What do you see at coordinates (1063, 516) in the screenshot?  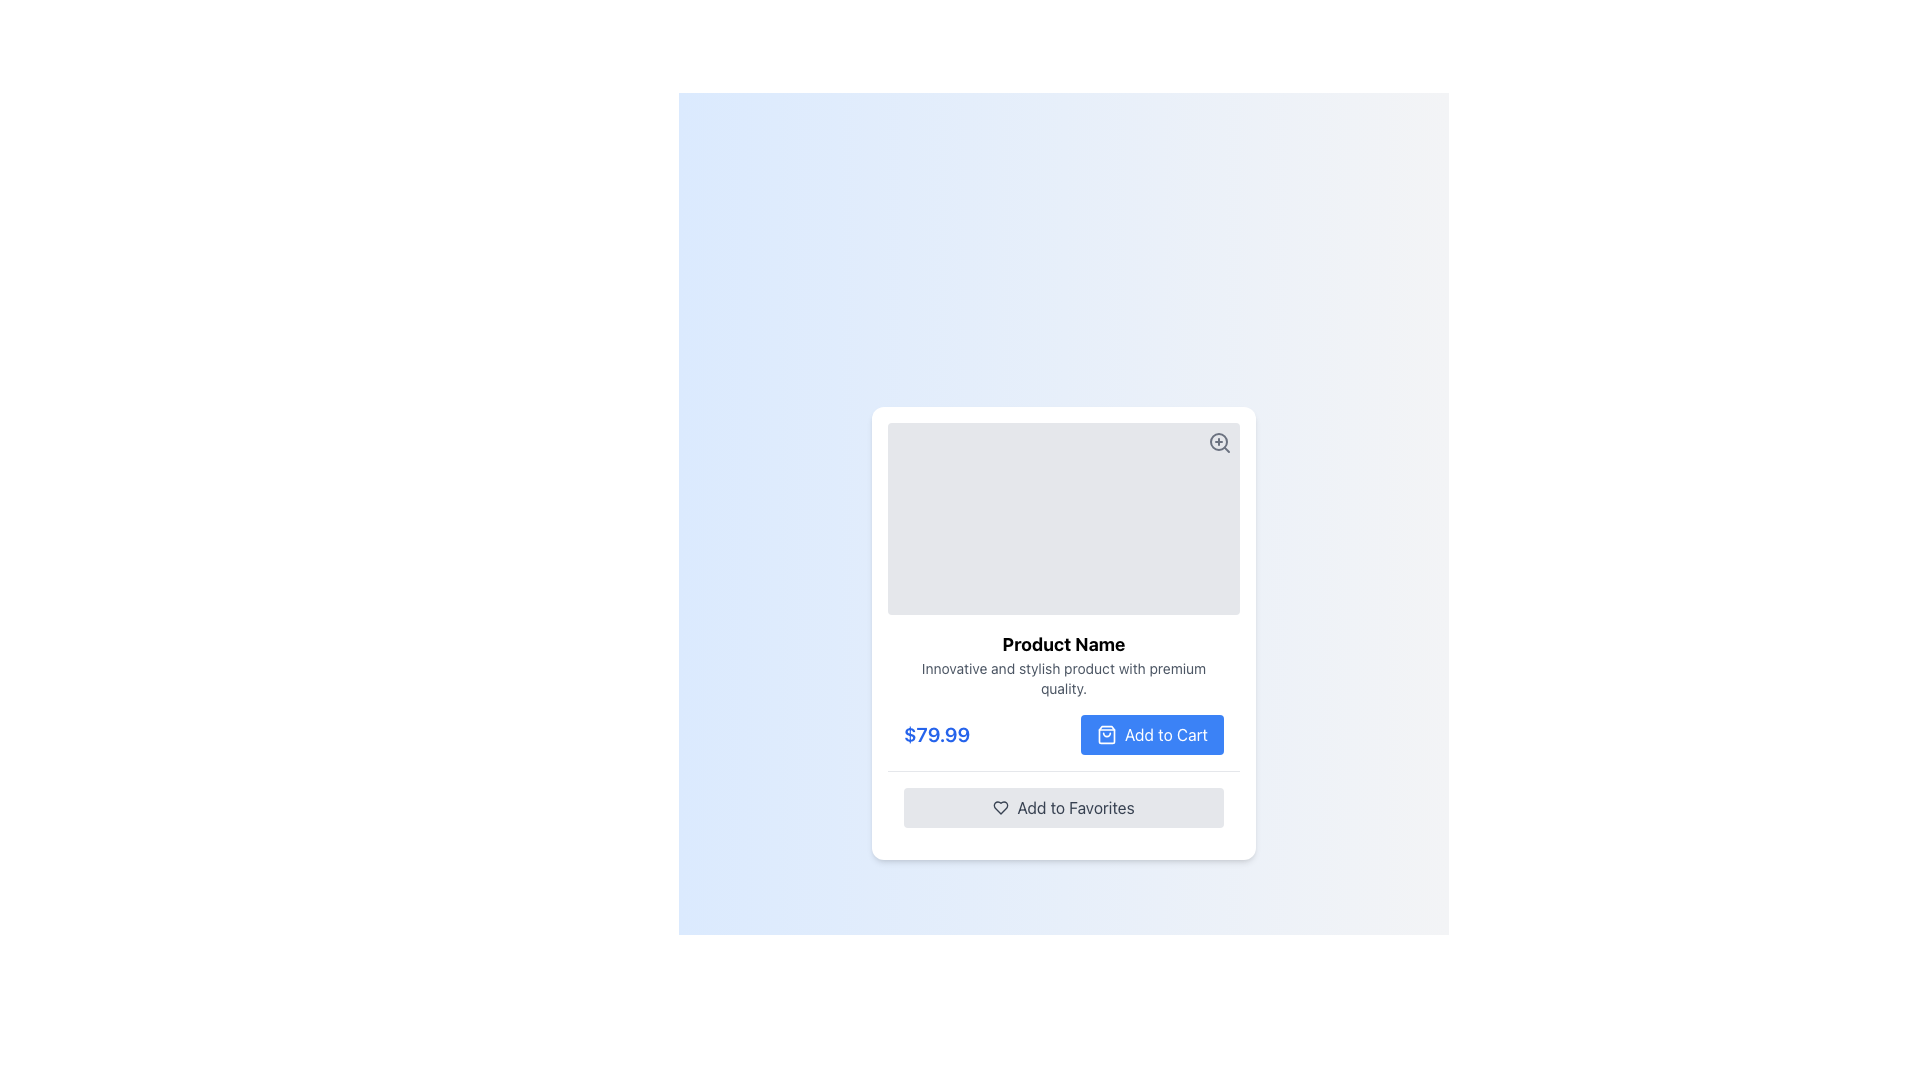 I see `the image placeholder located at the top section of the product card` at bounding box center [1063, 516].